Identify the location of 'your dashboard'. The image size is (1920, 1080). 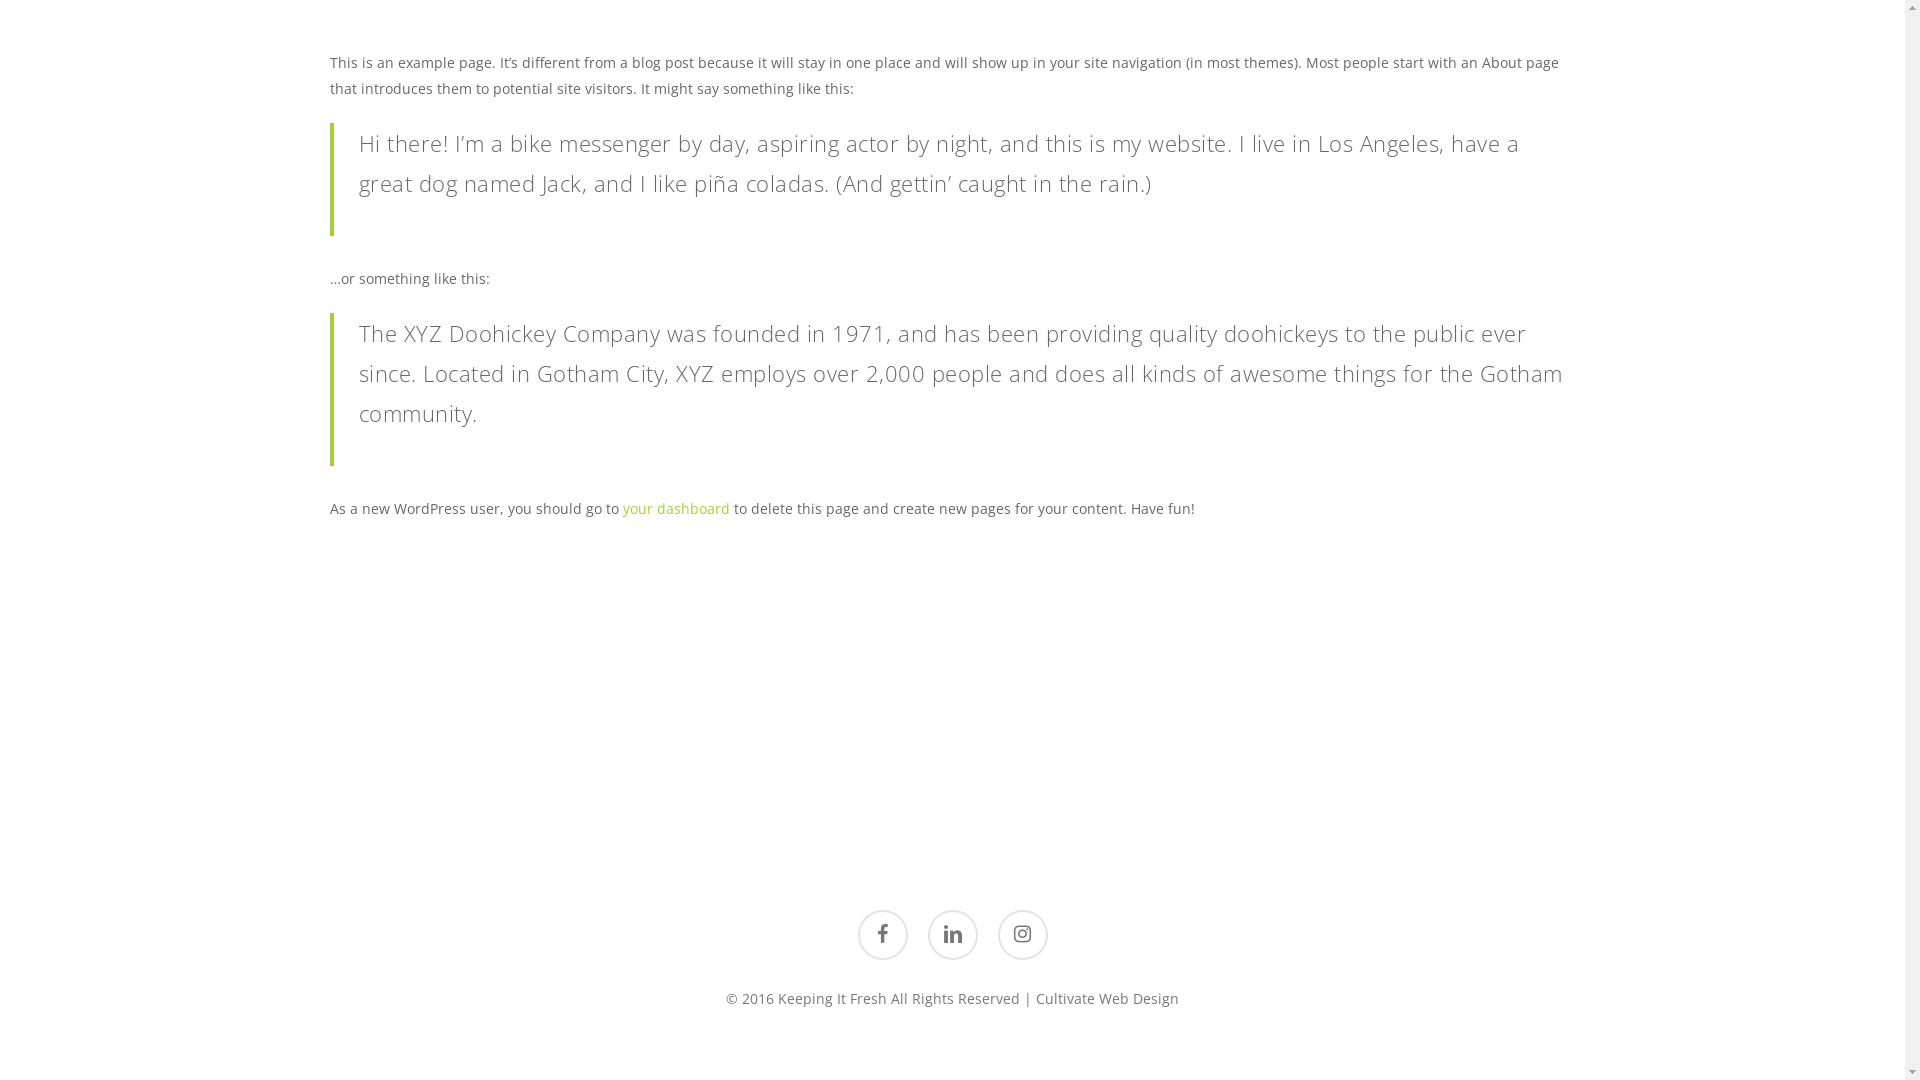
(676, 507).